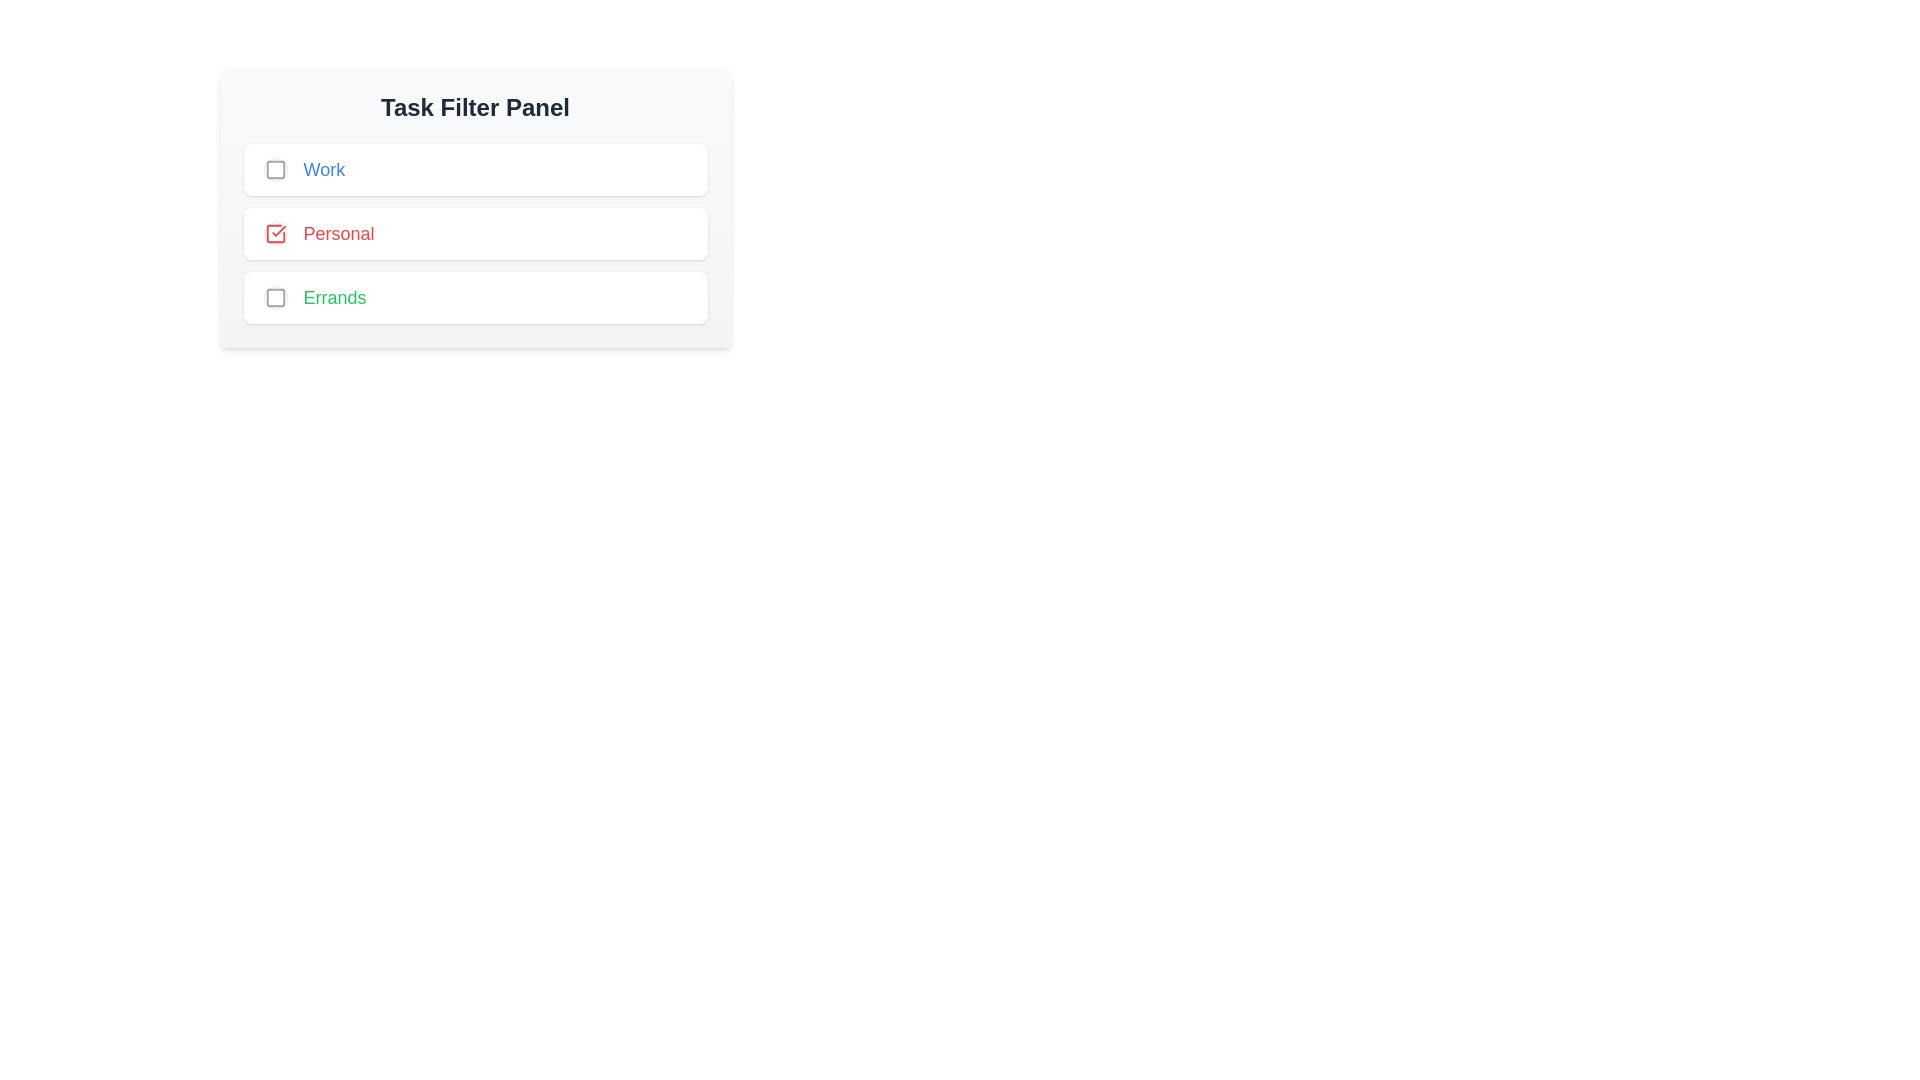 The height and width of the screenshot is (1080, 1920). I want to click on the text label 'Work' which is styled in a large blue font and positioned immediately to the right of a checkbox in the topmost row of the interface, so click(324, 168).